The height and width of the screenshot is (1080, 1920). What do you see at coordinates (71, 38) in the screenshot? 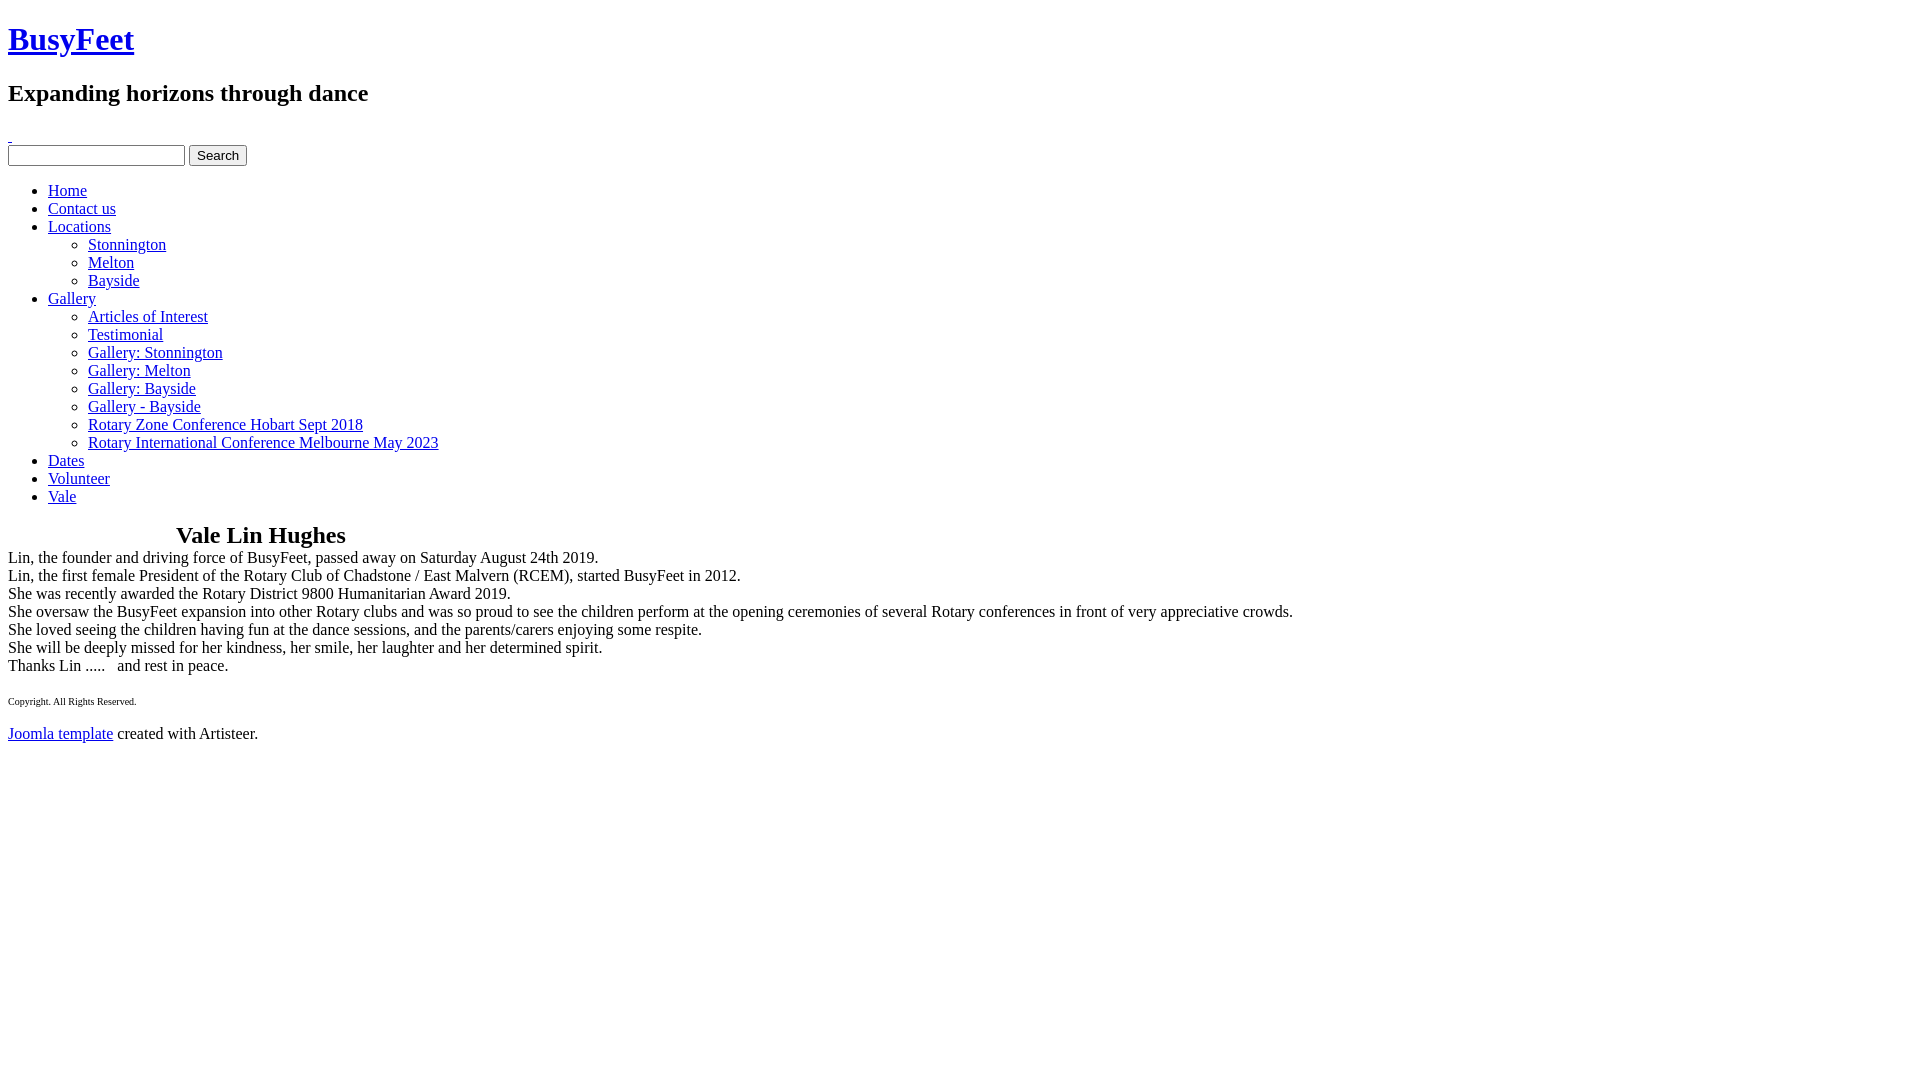
I see `'BusyFeet'` at bounding box center [71, 38].